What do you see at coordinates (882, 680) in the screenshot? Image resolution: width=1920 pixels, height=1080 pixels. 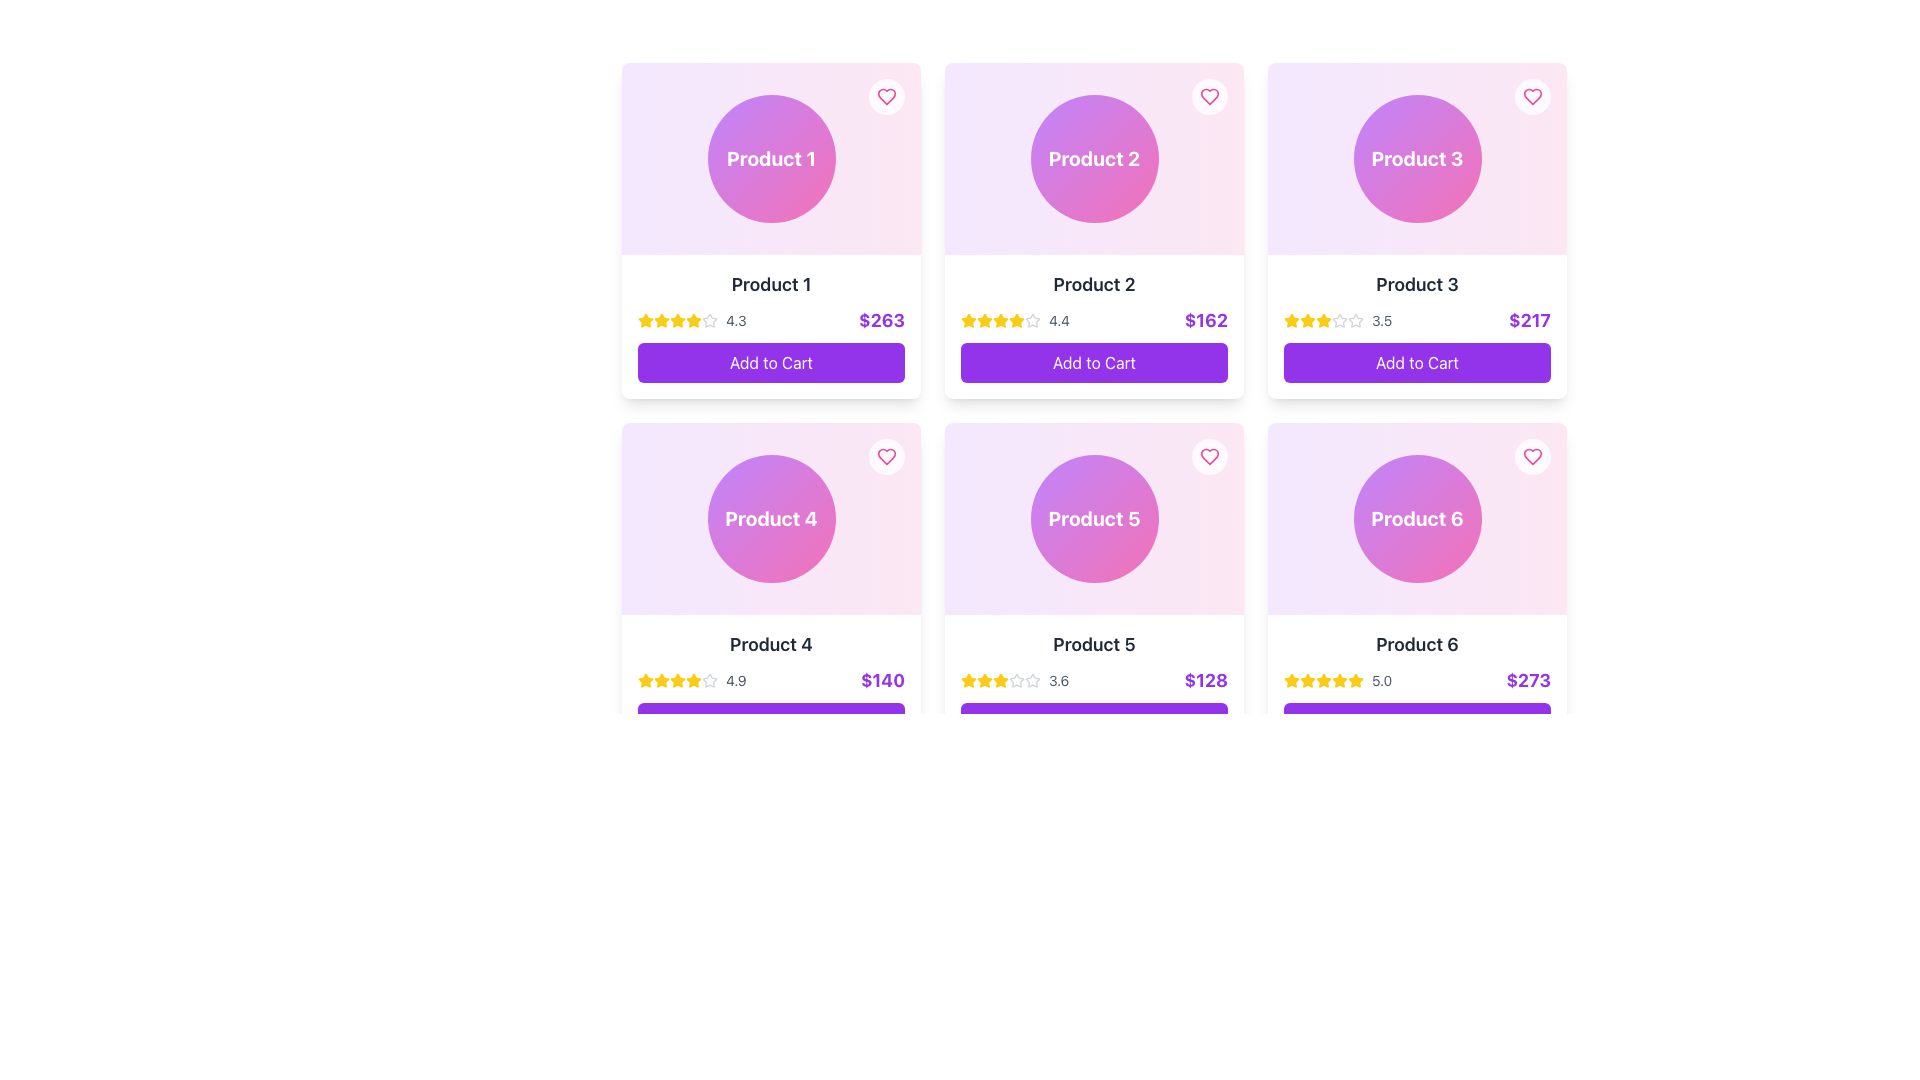 I see `the price information text label for 'Product 4'` at bounding box center [882, 680].